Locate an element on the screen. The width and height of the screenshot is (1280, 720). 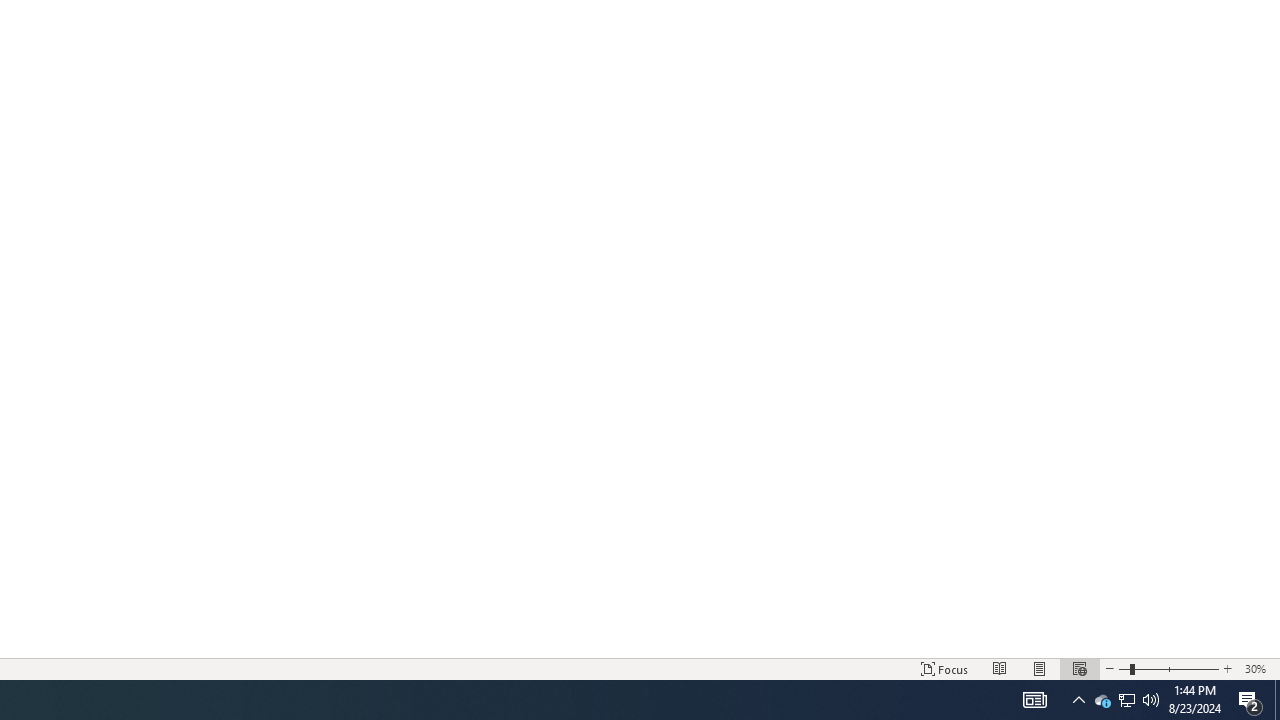
'Focus ' is located at coordinates (943, 669).